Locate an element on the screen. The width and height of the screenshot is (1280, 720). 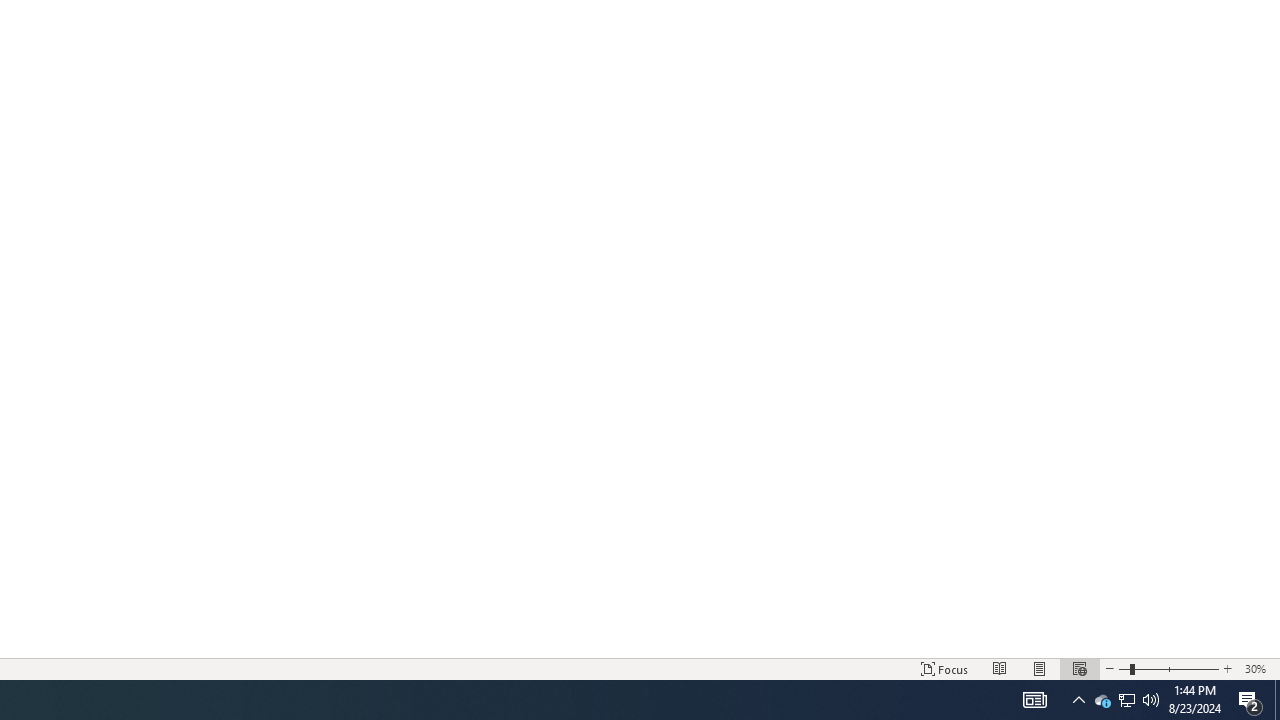
'Focus ' is located at coordinates (943, 669).